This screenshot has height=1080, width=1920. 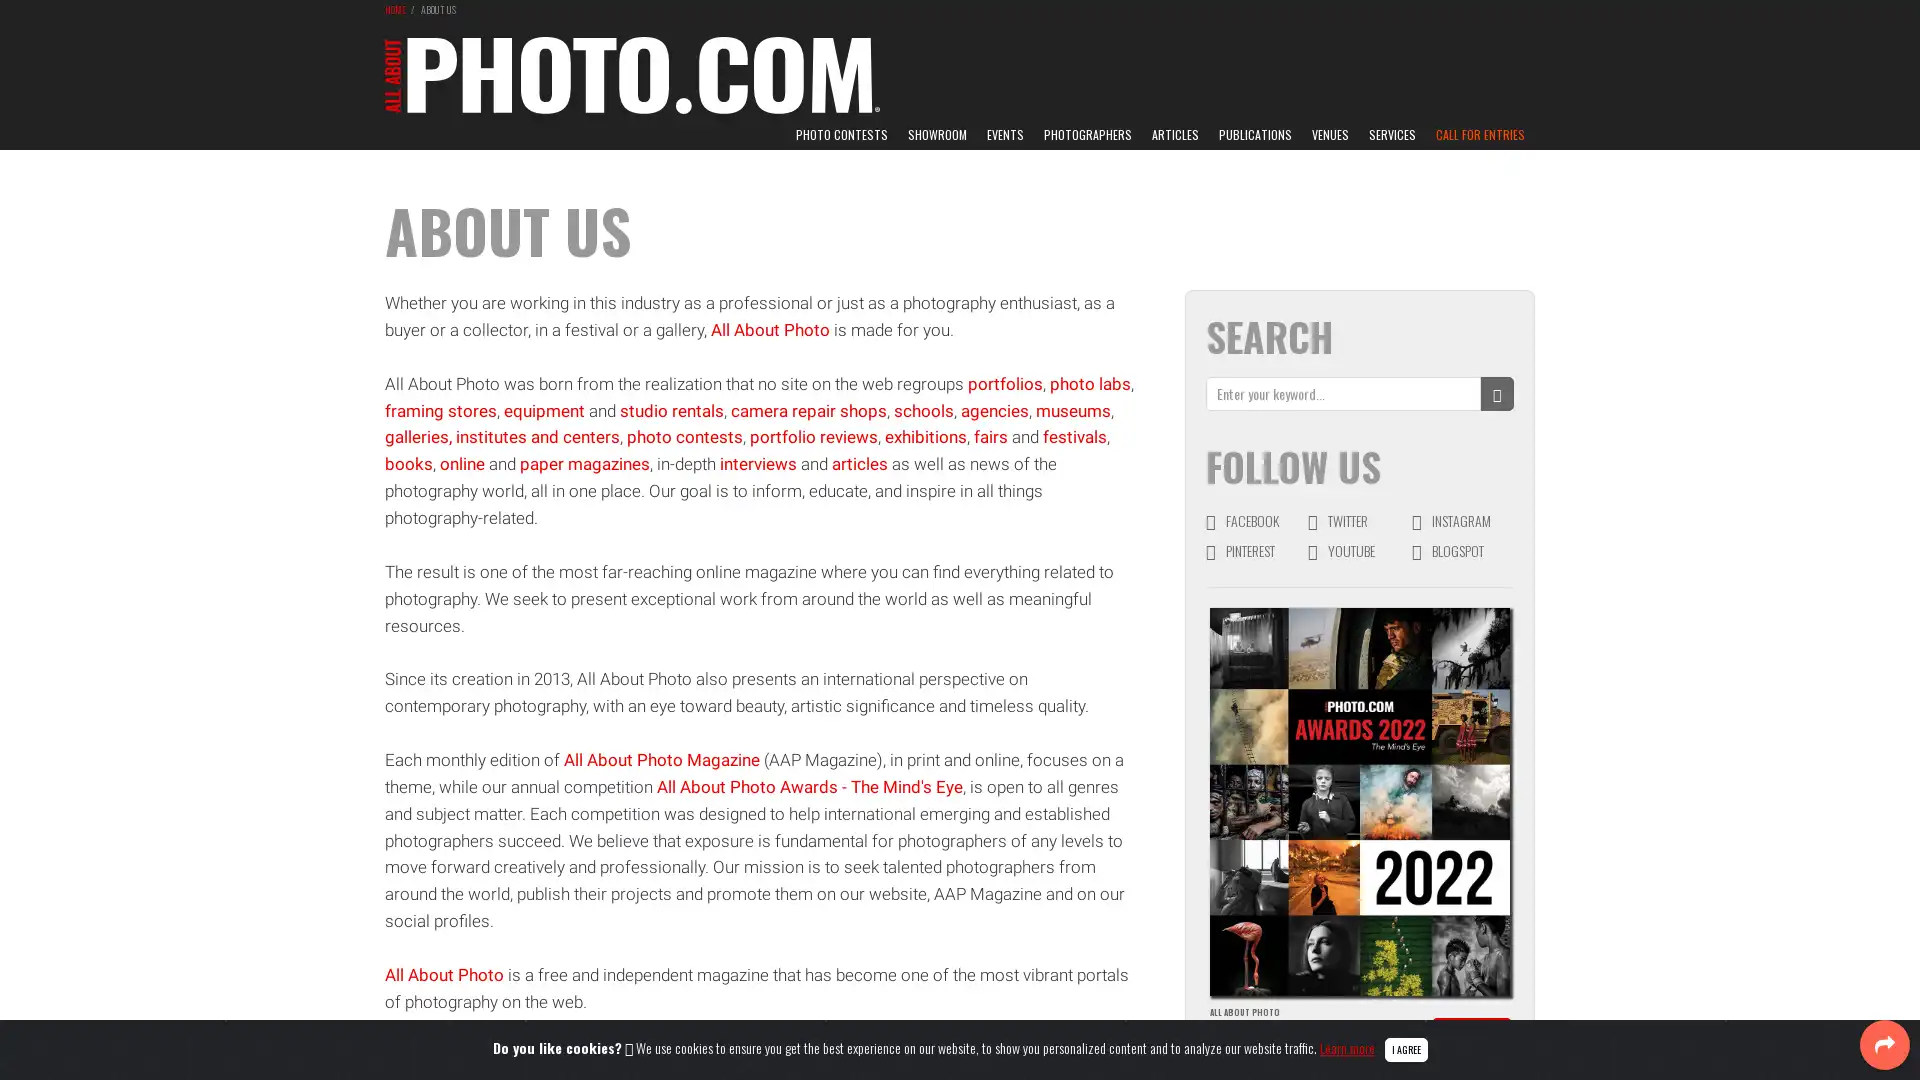 I want to click on ARTICLES, so click(x=1175, y=135).